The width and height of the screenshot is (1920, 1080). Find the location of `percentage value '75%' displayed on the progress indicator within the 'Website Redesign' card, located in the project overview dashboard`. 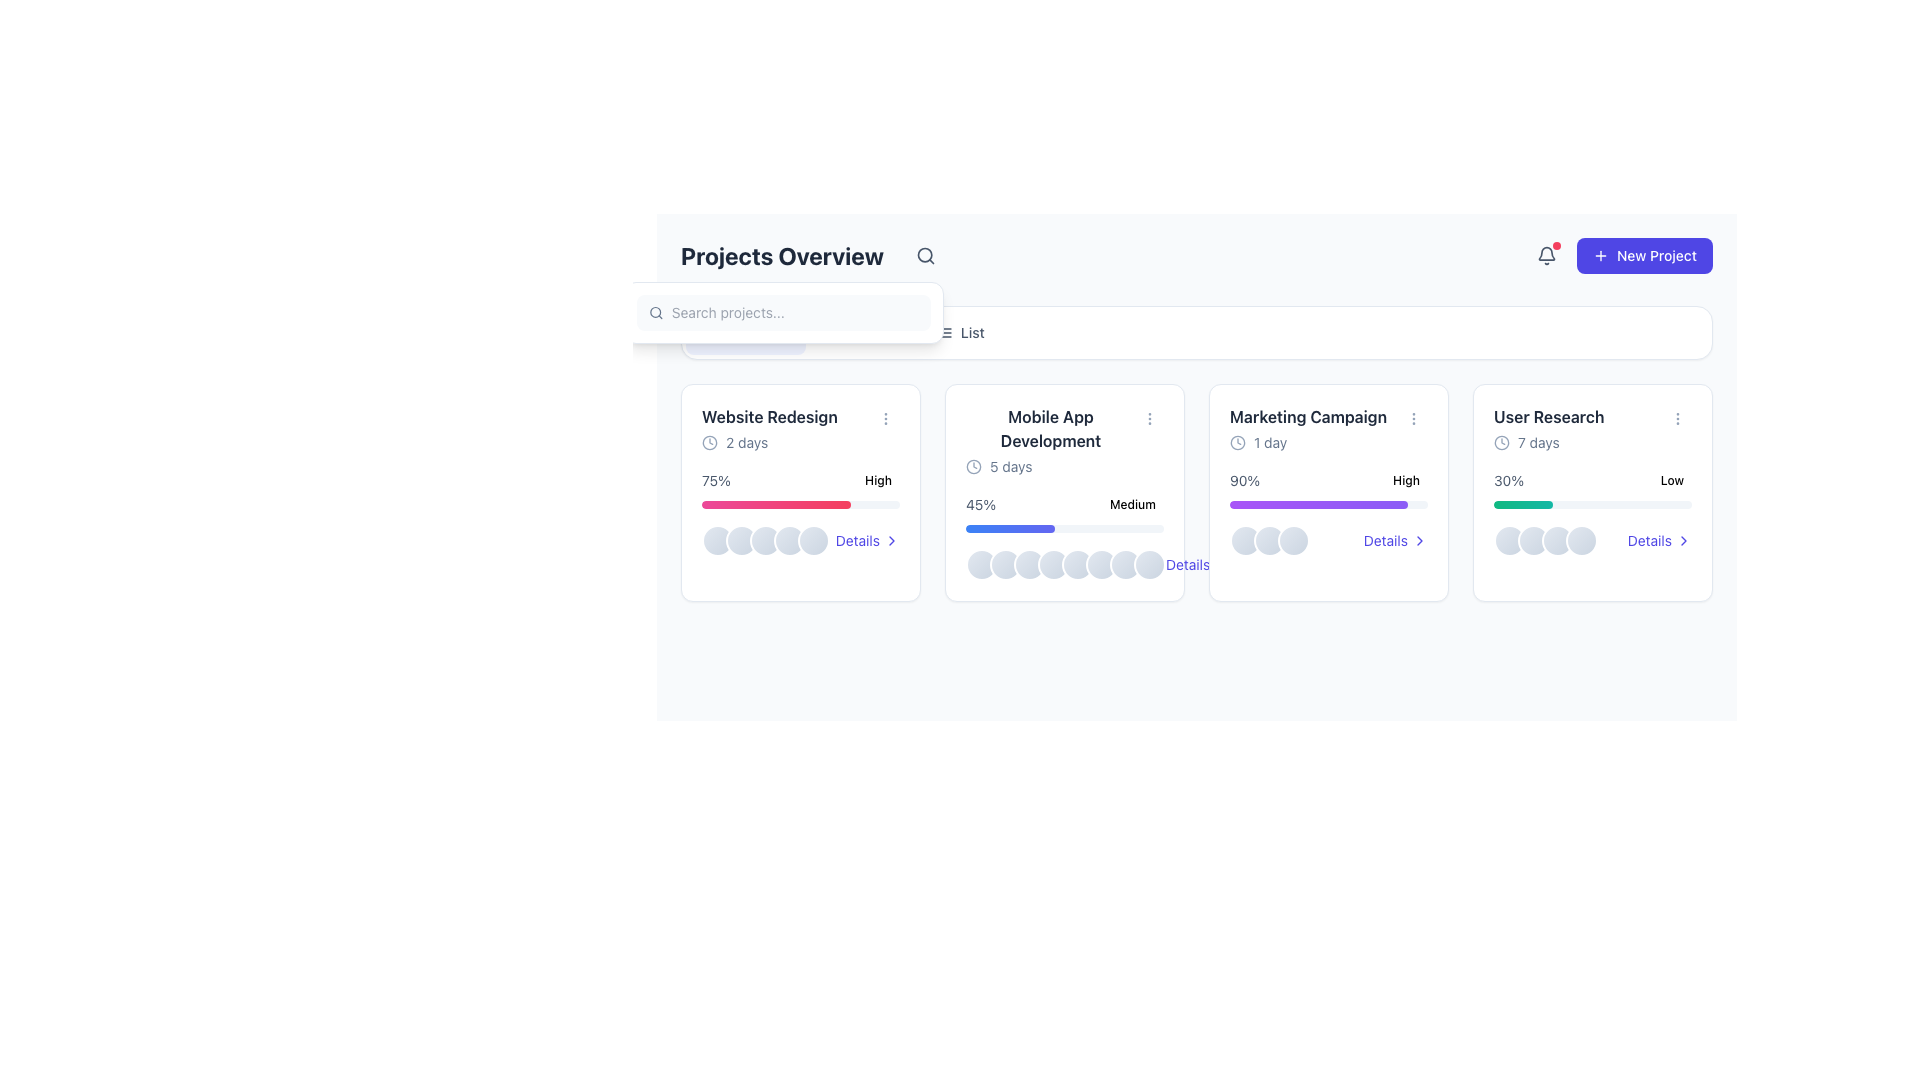

percentage value '75%' displayed on the progress indicator within the 'Website Redesign' card, located in the project overview dashboard is located at coordinates (801, 489).